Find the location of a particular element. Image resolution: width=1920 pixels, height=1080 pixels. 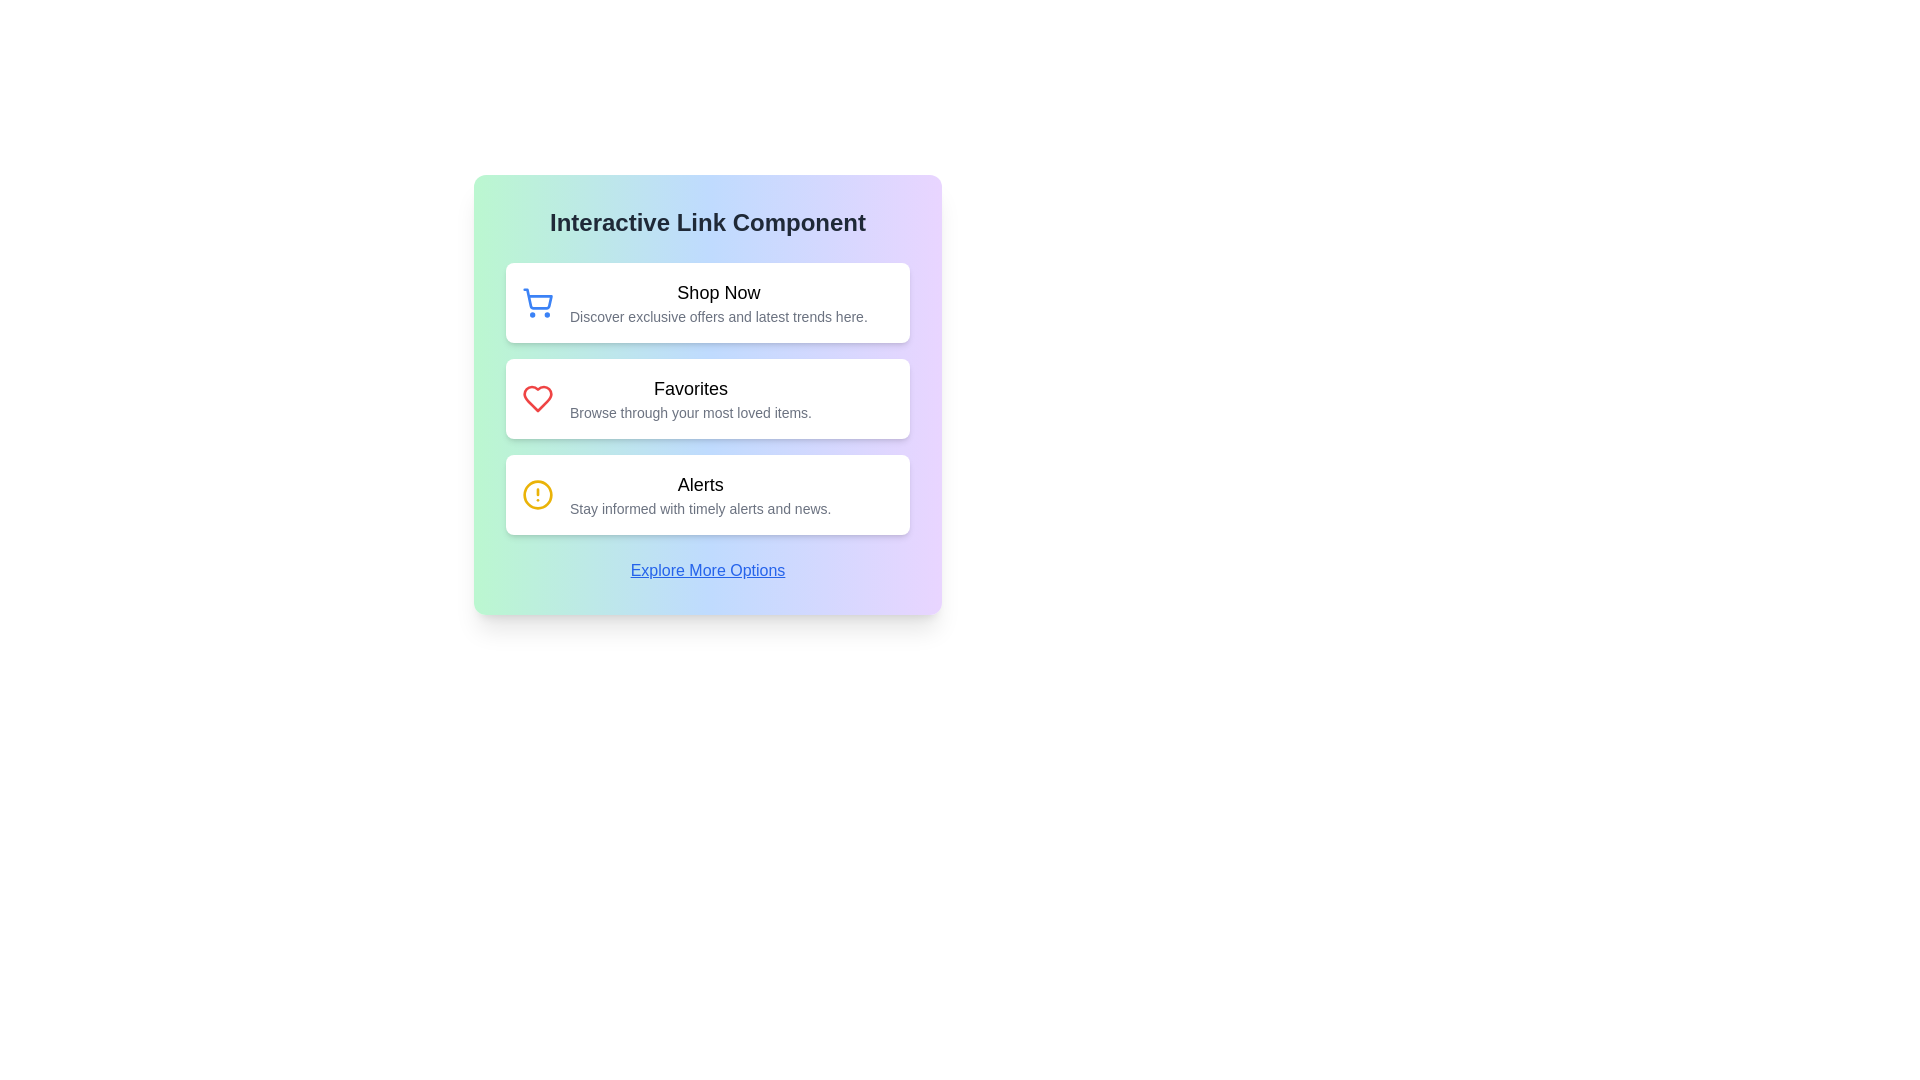

the hyperlink styled with blue text and an underline that reads 'Explore More Options', located at the bottom-center of the 'Interactive Link Component' section, to trigger its hover effect is located at coordinates (707, 570).